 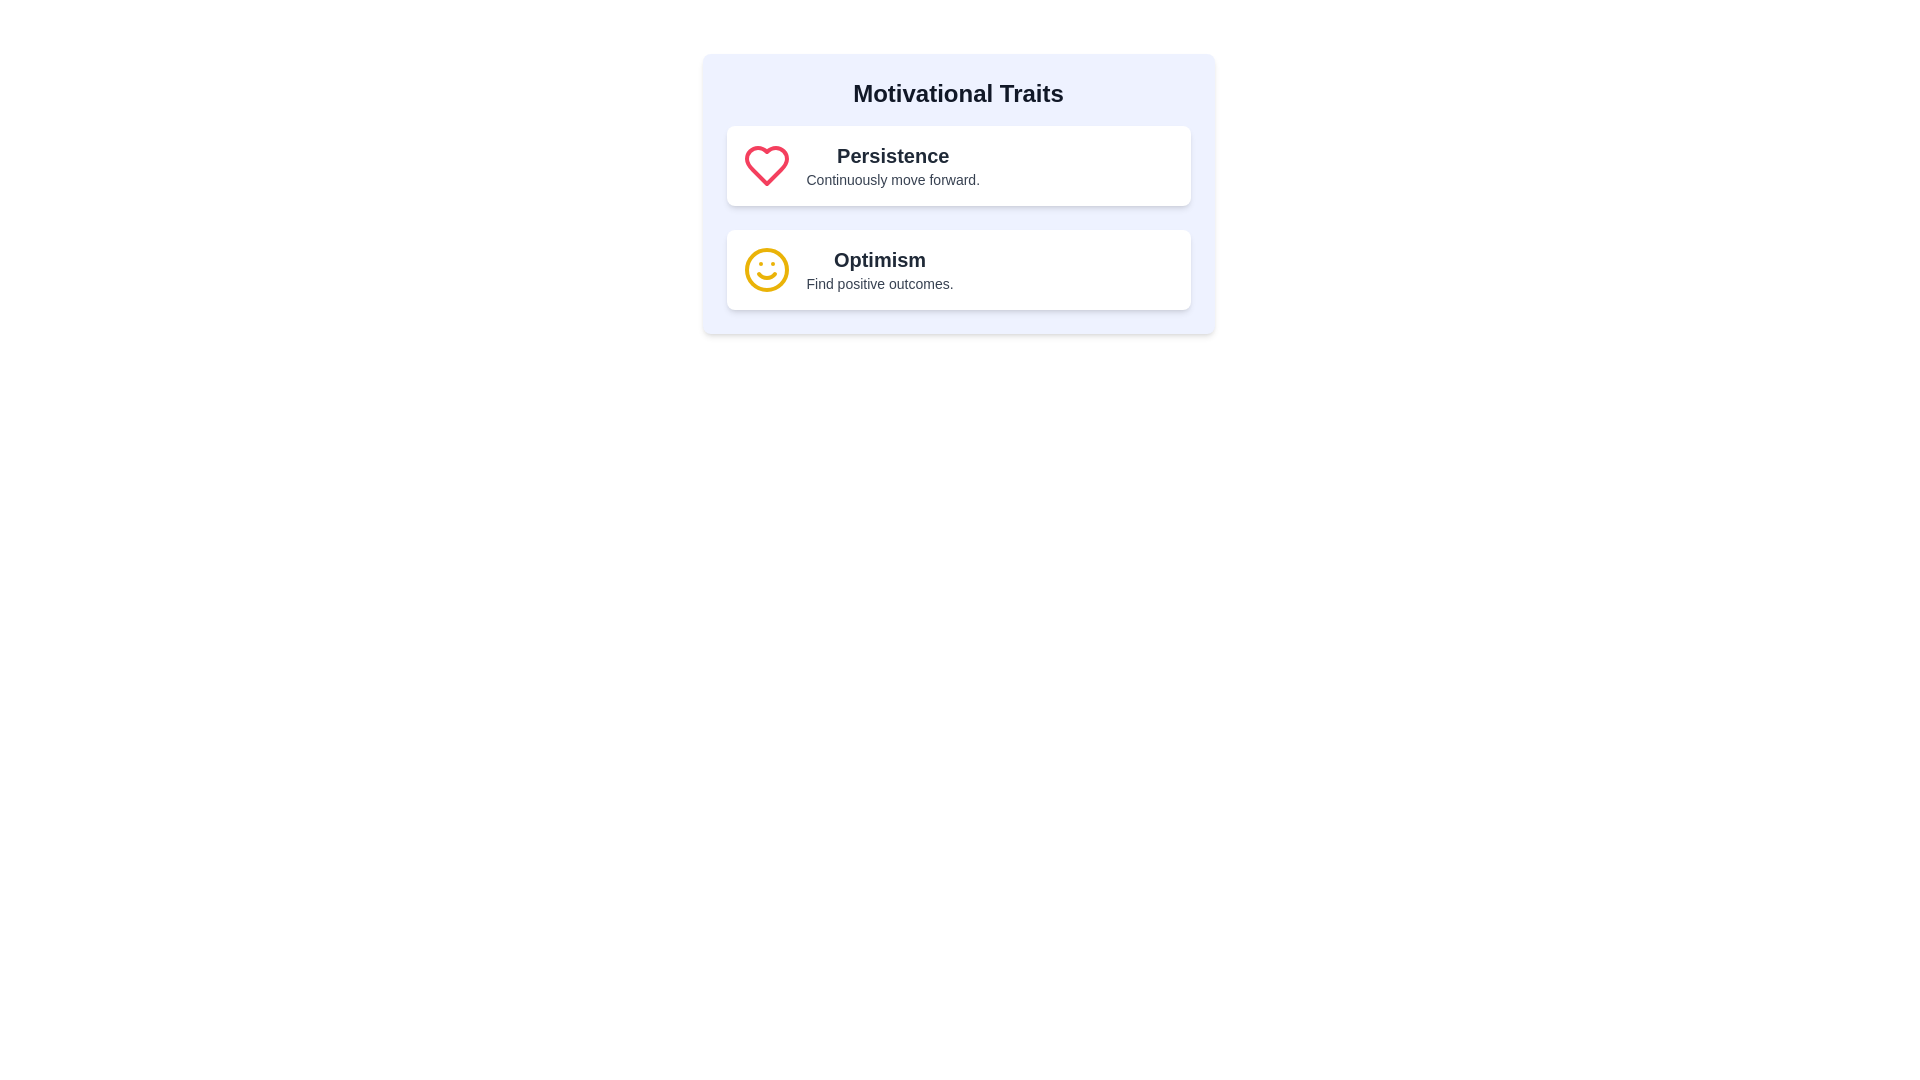 What do you see at coordinates (880, 258) in the screenshot?
I see `the text component displaying 'Optimism' in bold dark gray font, located in the bottom trait card under the title 'Motivational Traits'` at bounding box center [880, 258].